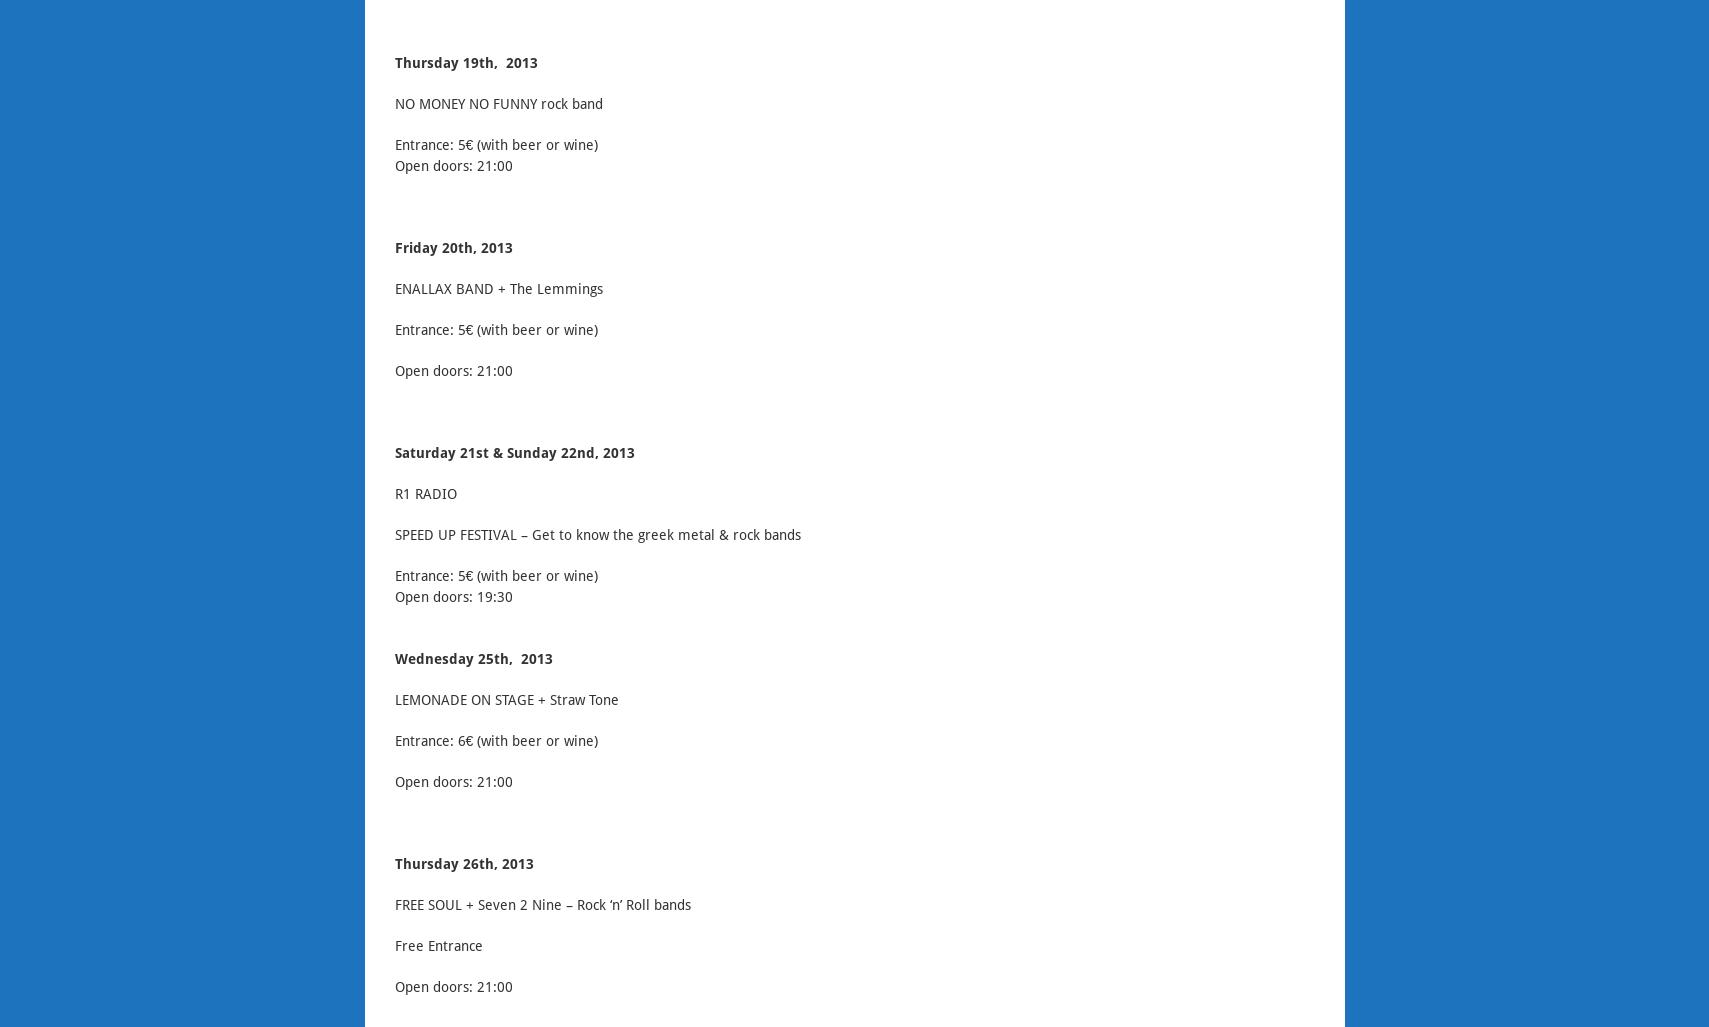 The height and width of the screenshot is (1027, 1709). I want to click on 'FREE SOUL + Seven 2 Nine – Rock ‘n’ Roll bands', so click(540, 905).